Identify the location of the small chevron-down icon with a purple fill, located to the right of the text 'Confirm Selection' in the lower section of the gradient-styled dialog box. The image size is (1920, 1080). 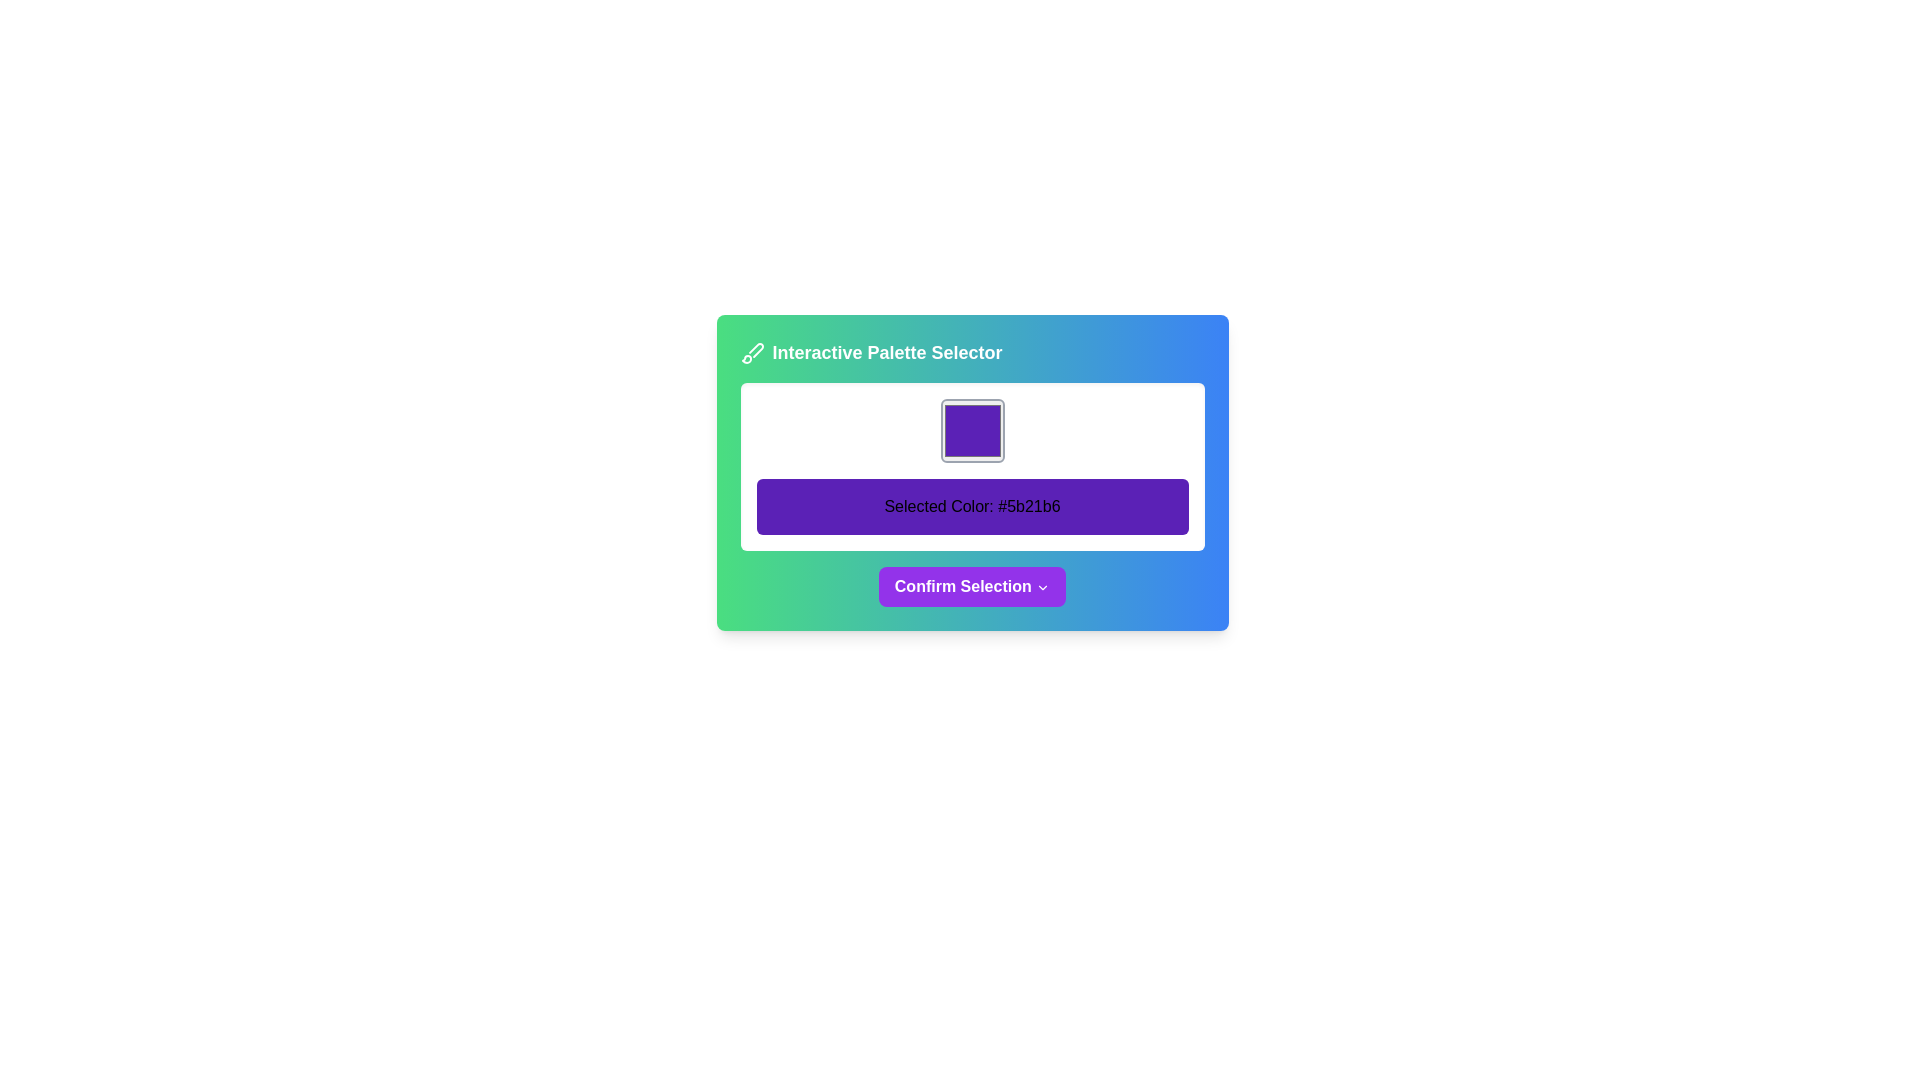
(1042, 586).